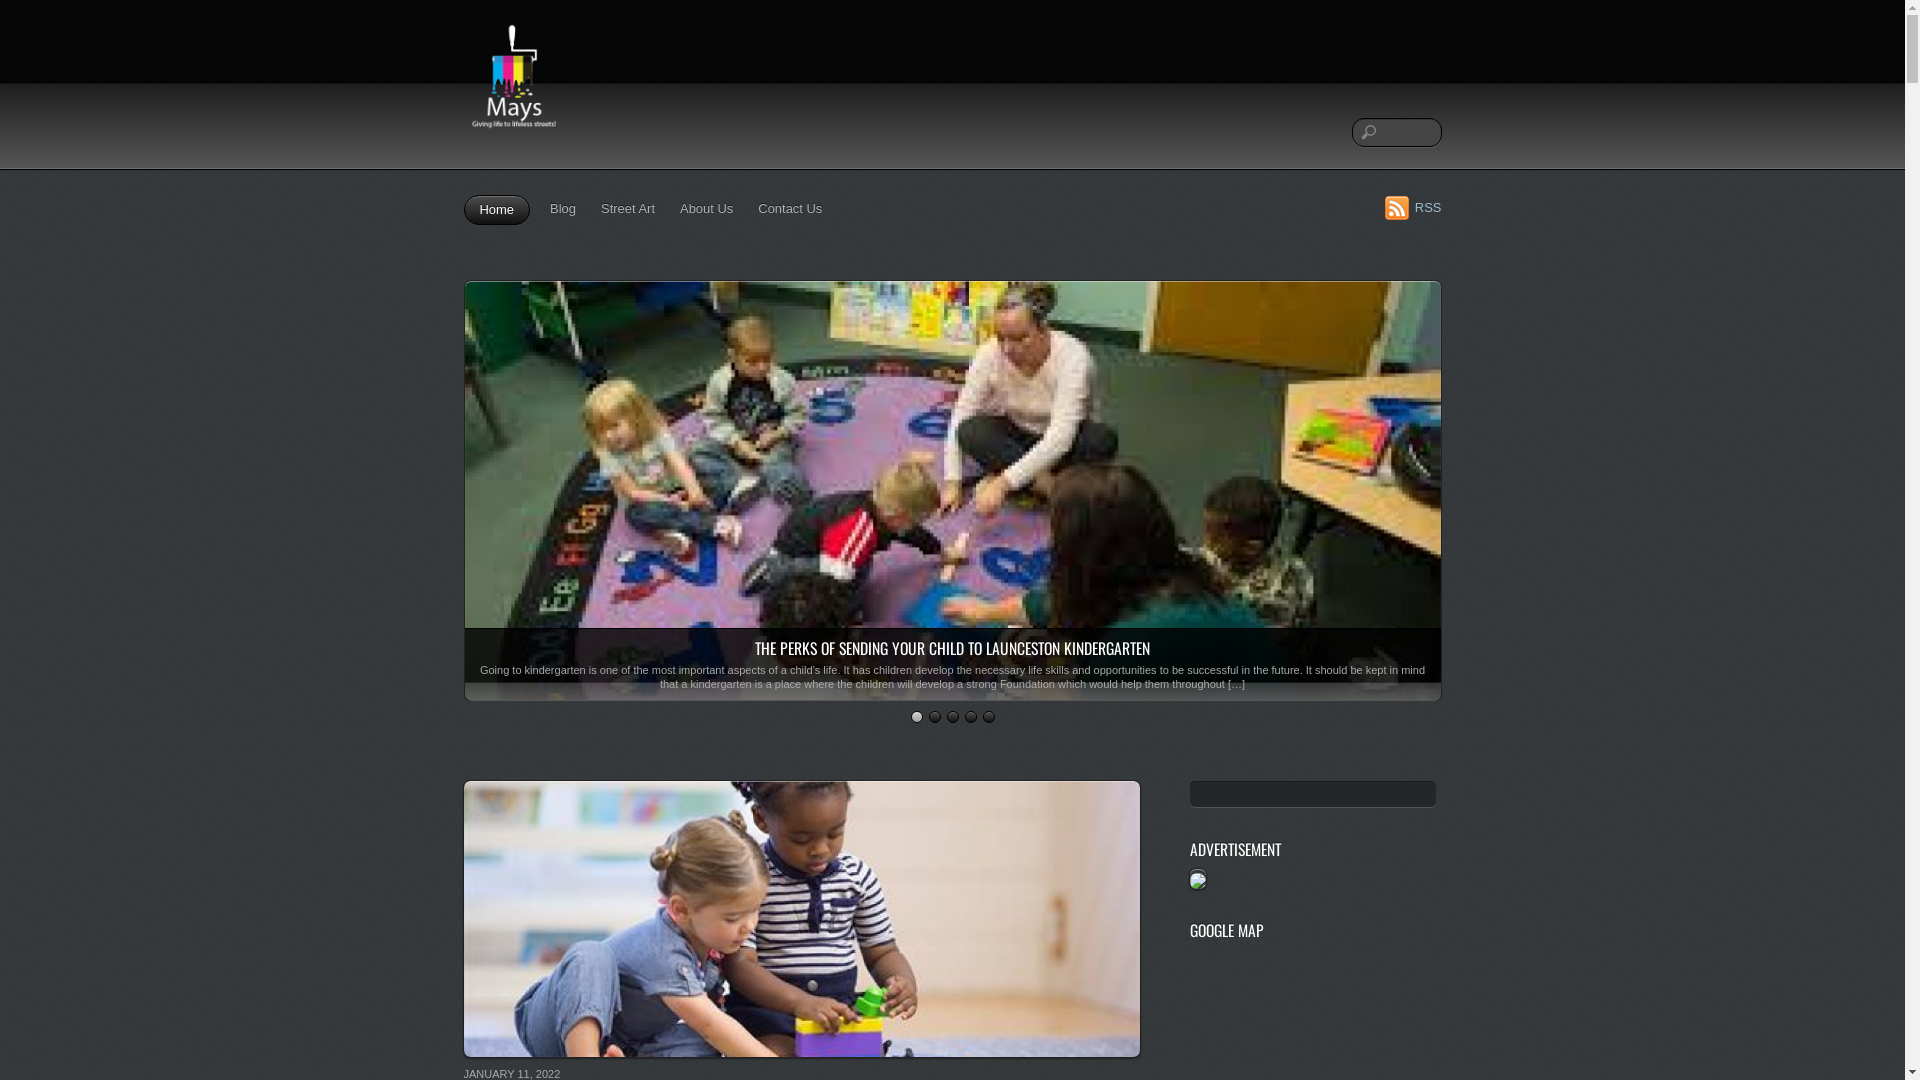 This screenshot has height=1080, width=1920. Describe the element at coordinates (513, 136) in the screenshot. I see `'Mays'` at that location.